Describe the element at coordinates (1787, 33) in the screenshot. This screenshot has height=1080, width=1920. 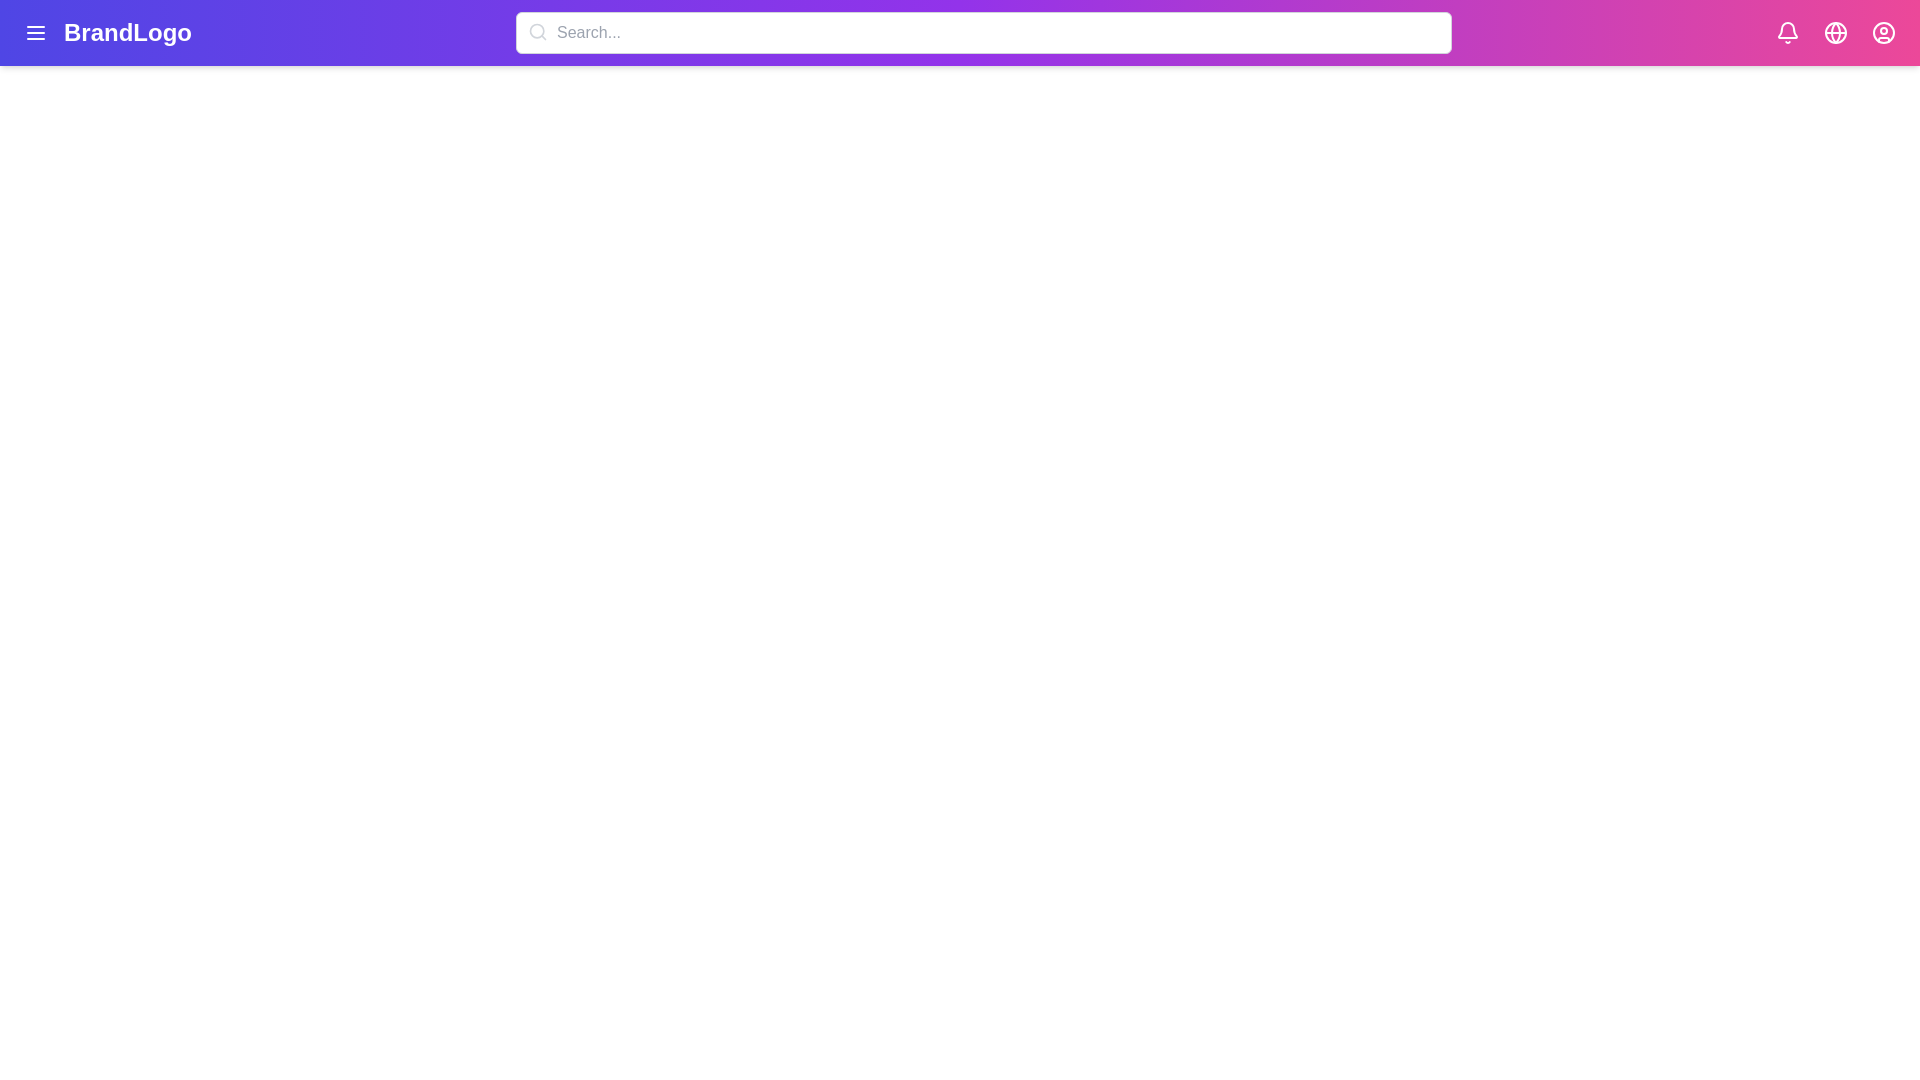
I see `the bell-shaped notification icon located in the top-right corner of the interface` at that location.